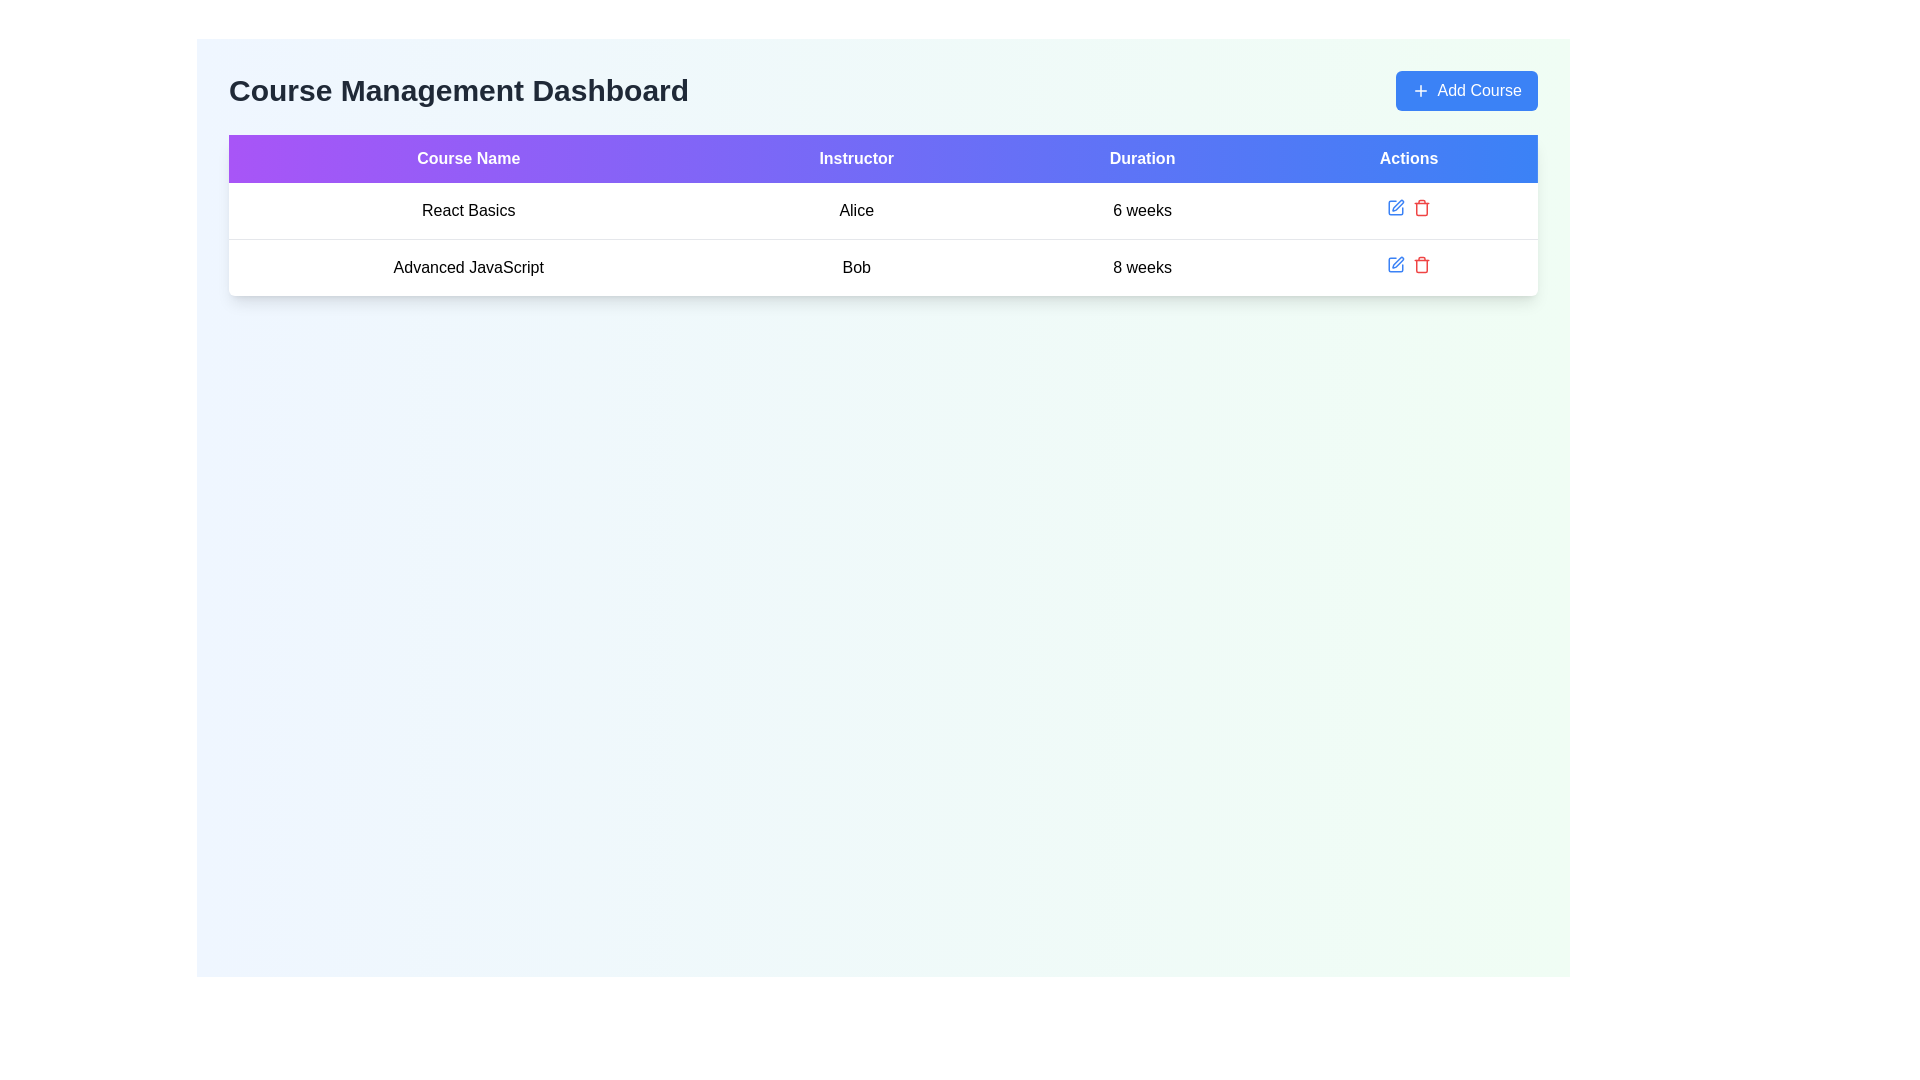 Image resolution: width=1920 pixels, height=1080 pixels. I want to click on the delete icon for the 'Advanced JavaScript' course, which is the second action icon in the 'Actions' column of the last row, so click(1420, 264).